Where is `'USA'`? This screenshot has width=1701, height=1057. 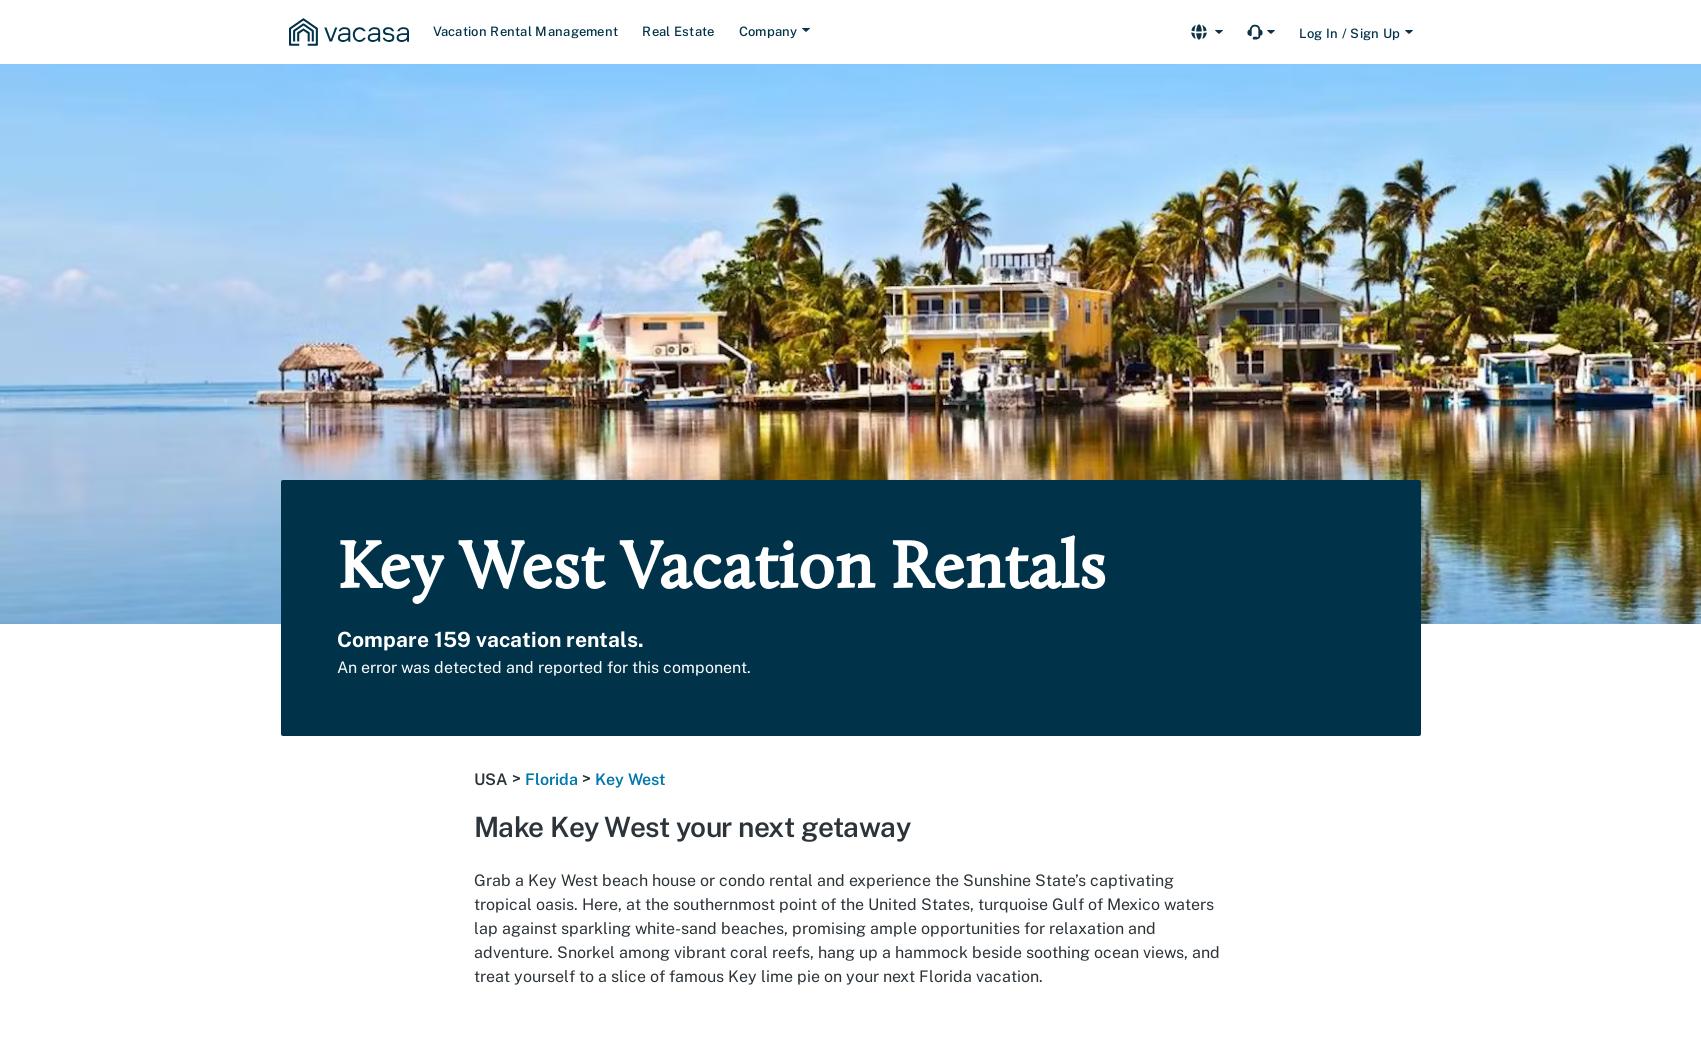 'USA' is located at coordinates (490, 779).